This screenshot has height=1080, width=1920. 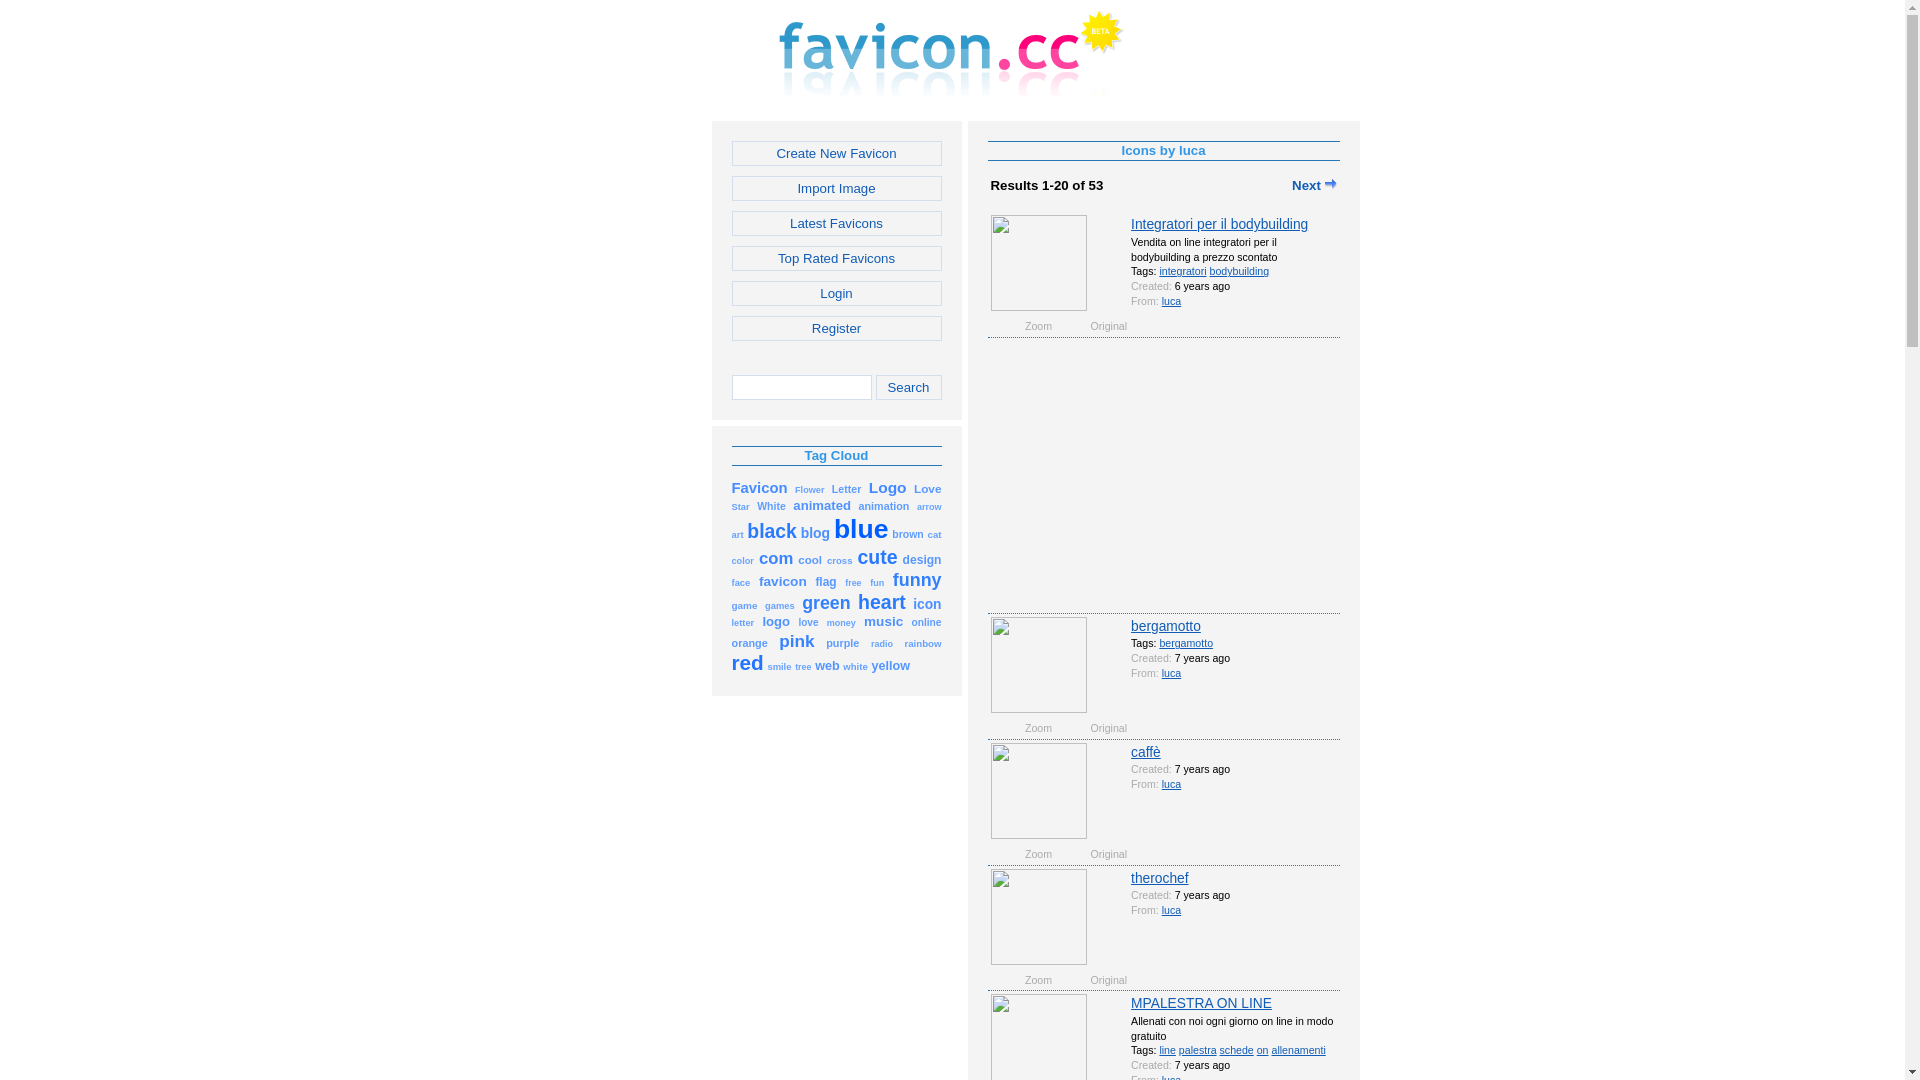 What do you see at coordinates (761, 620) in the screenshot?
I see `'logo'` at bounding box center [761, 620].